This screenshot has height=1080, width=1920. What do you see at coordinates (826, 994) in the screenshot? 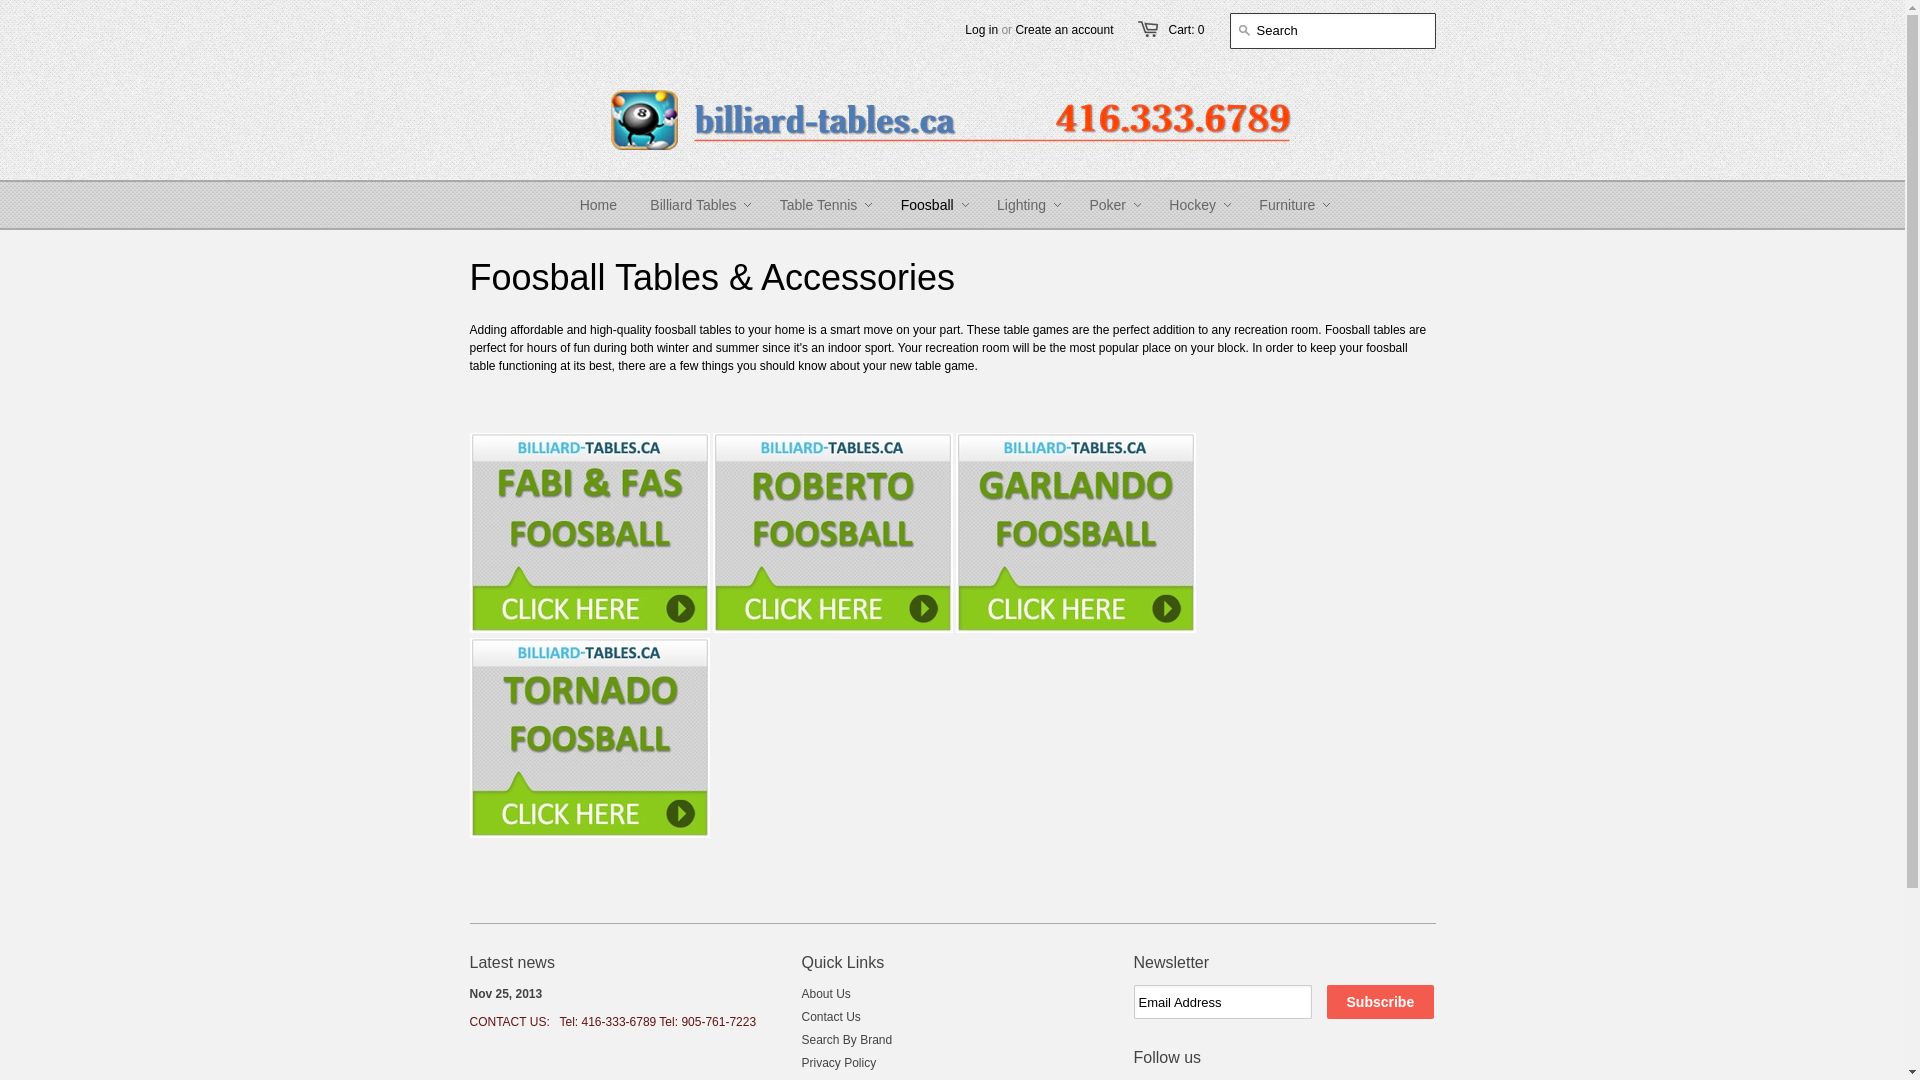
I see `'About Us'` at bounding box center [826, 994].